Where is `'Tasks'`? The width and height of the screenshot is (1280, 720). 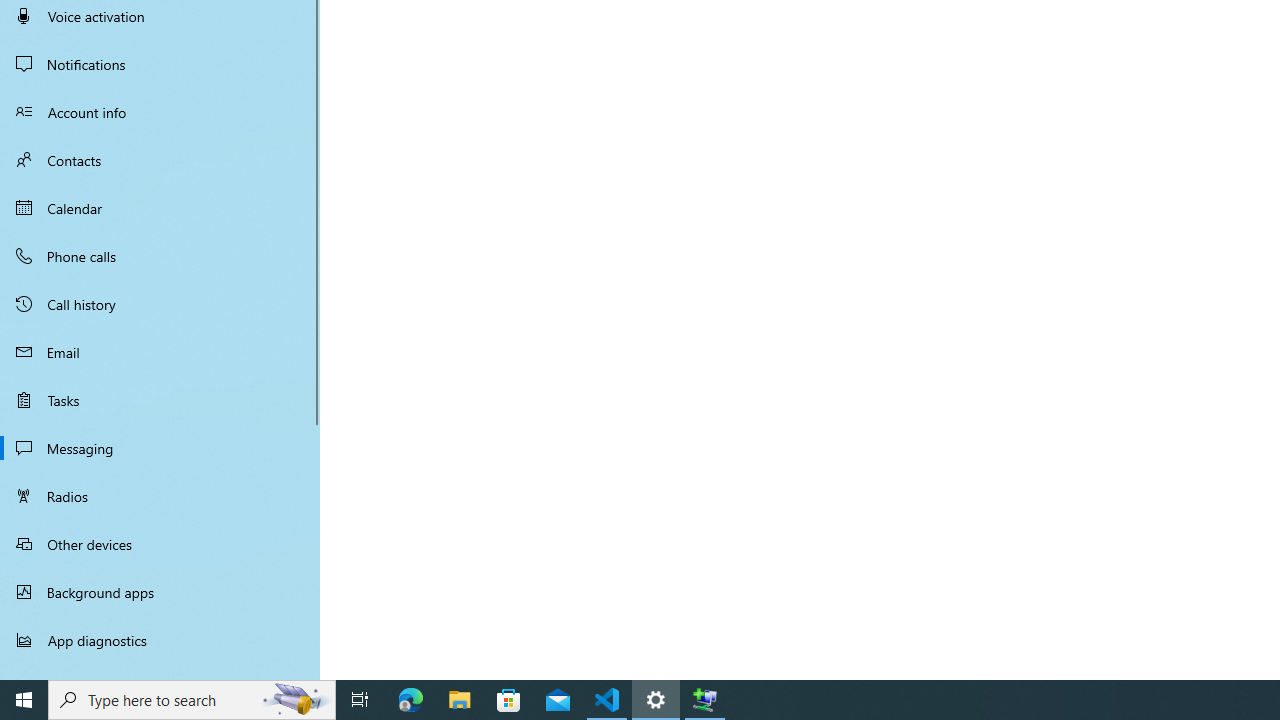
'Tasks' is located at coordinates (160, 399).